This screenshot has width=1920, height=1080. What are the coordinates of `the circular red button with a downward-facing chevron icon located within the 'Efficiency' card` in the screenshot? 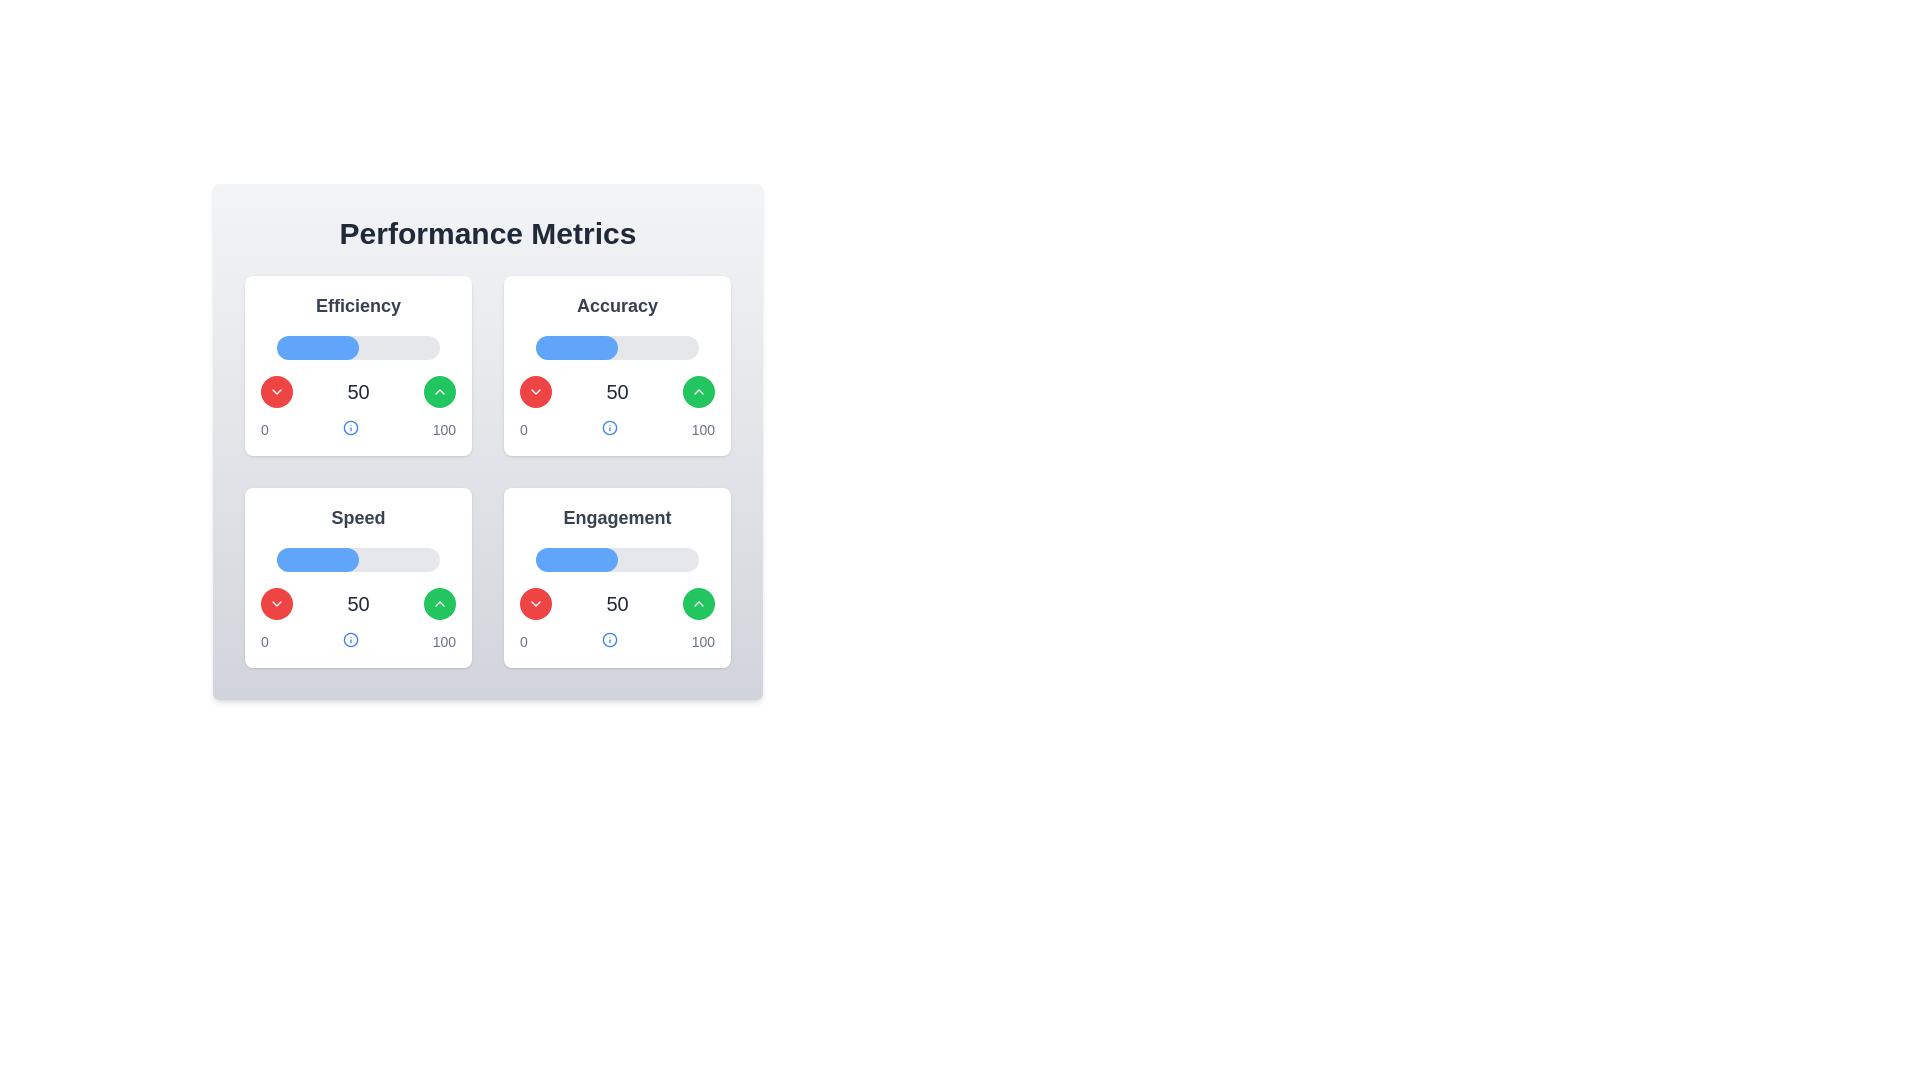 It's located at (276, 392).